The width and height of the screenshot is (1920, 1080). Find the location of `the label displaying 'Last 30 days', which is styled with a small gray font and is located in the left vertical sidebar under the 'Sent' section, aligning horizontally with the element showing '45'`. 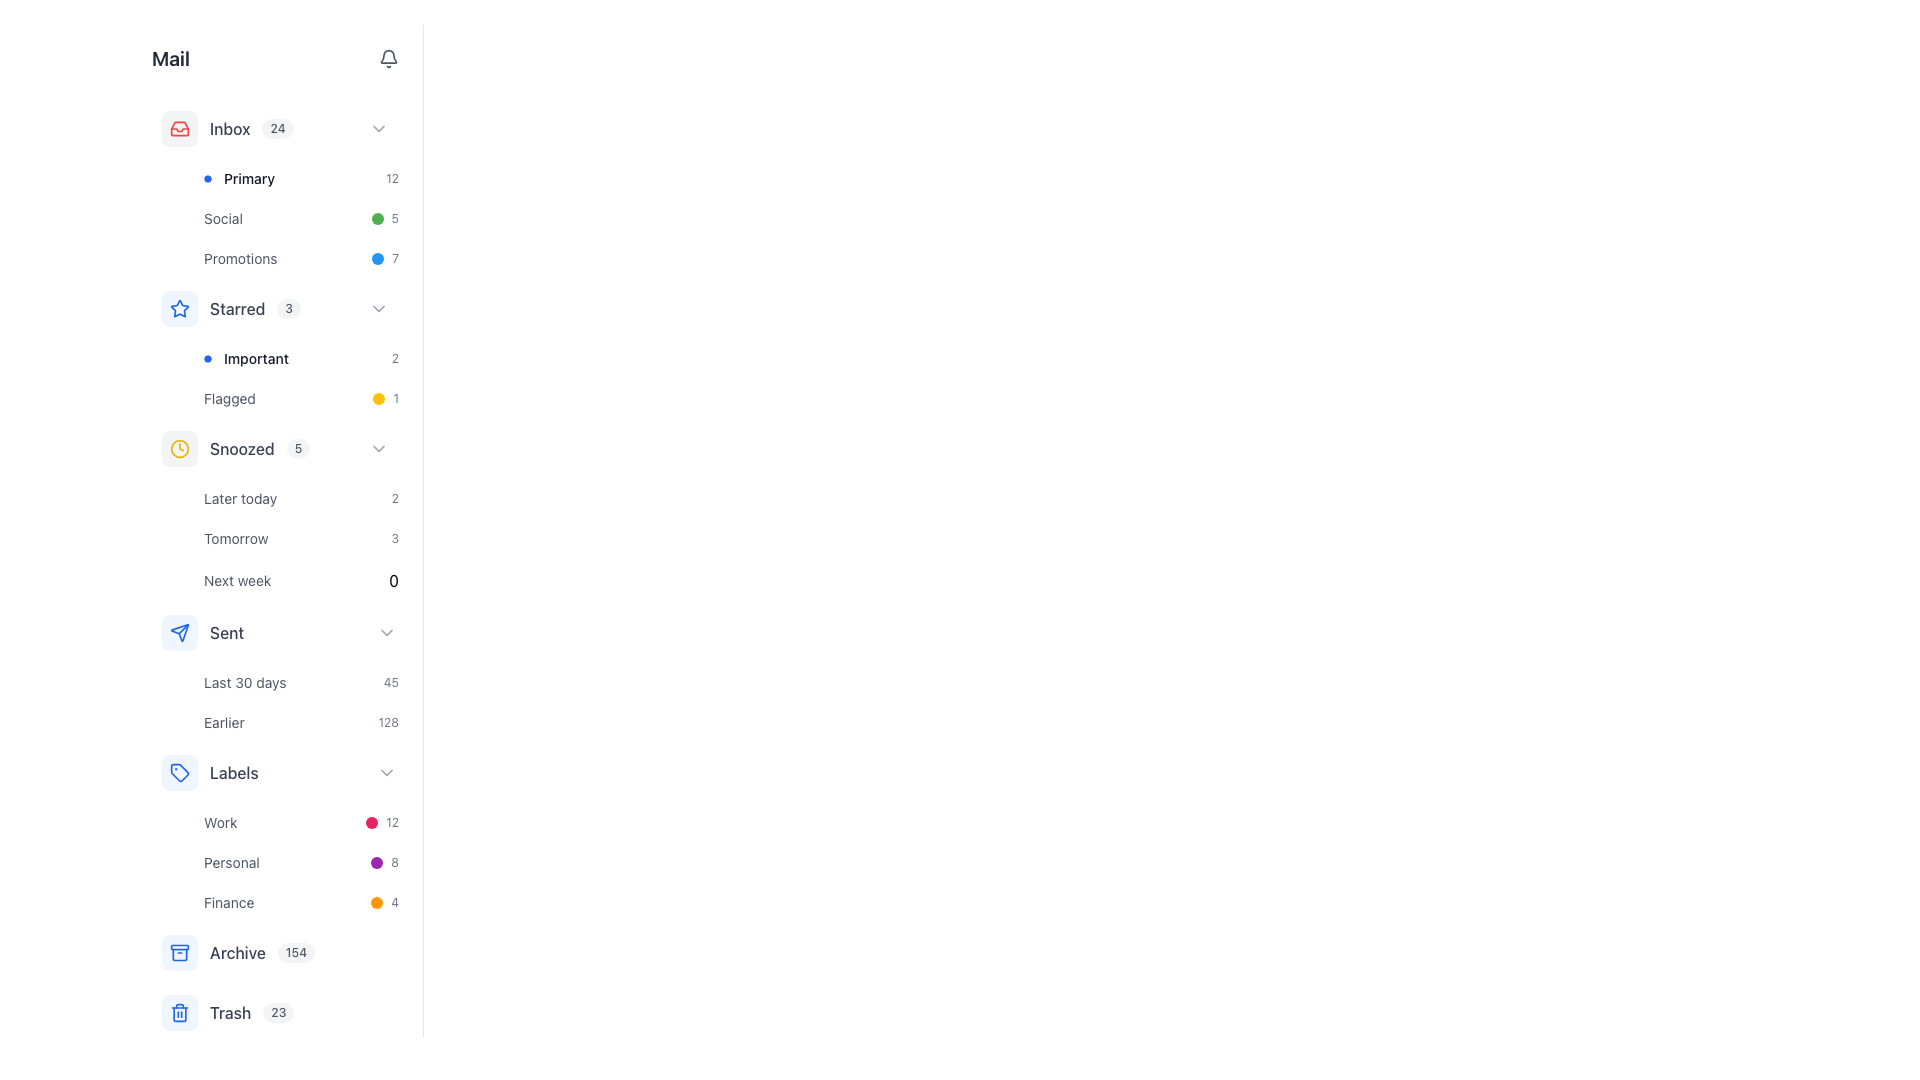

the label displaying 'Last 30 days', which is styled with a small gray font and is located in the left vertical sidebar under the 'Sent' section, aligning horizontally with the element showing '45' is located at coordinates (244, 681).